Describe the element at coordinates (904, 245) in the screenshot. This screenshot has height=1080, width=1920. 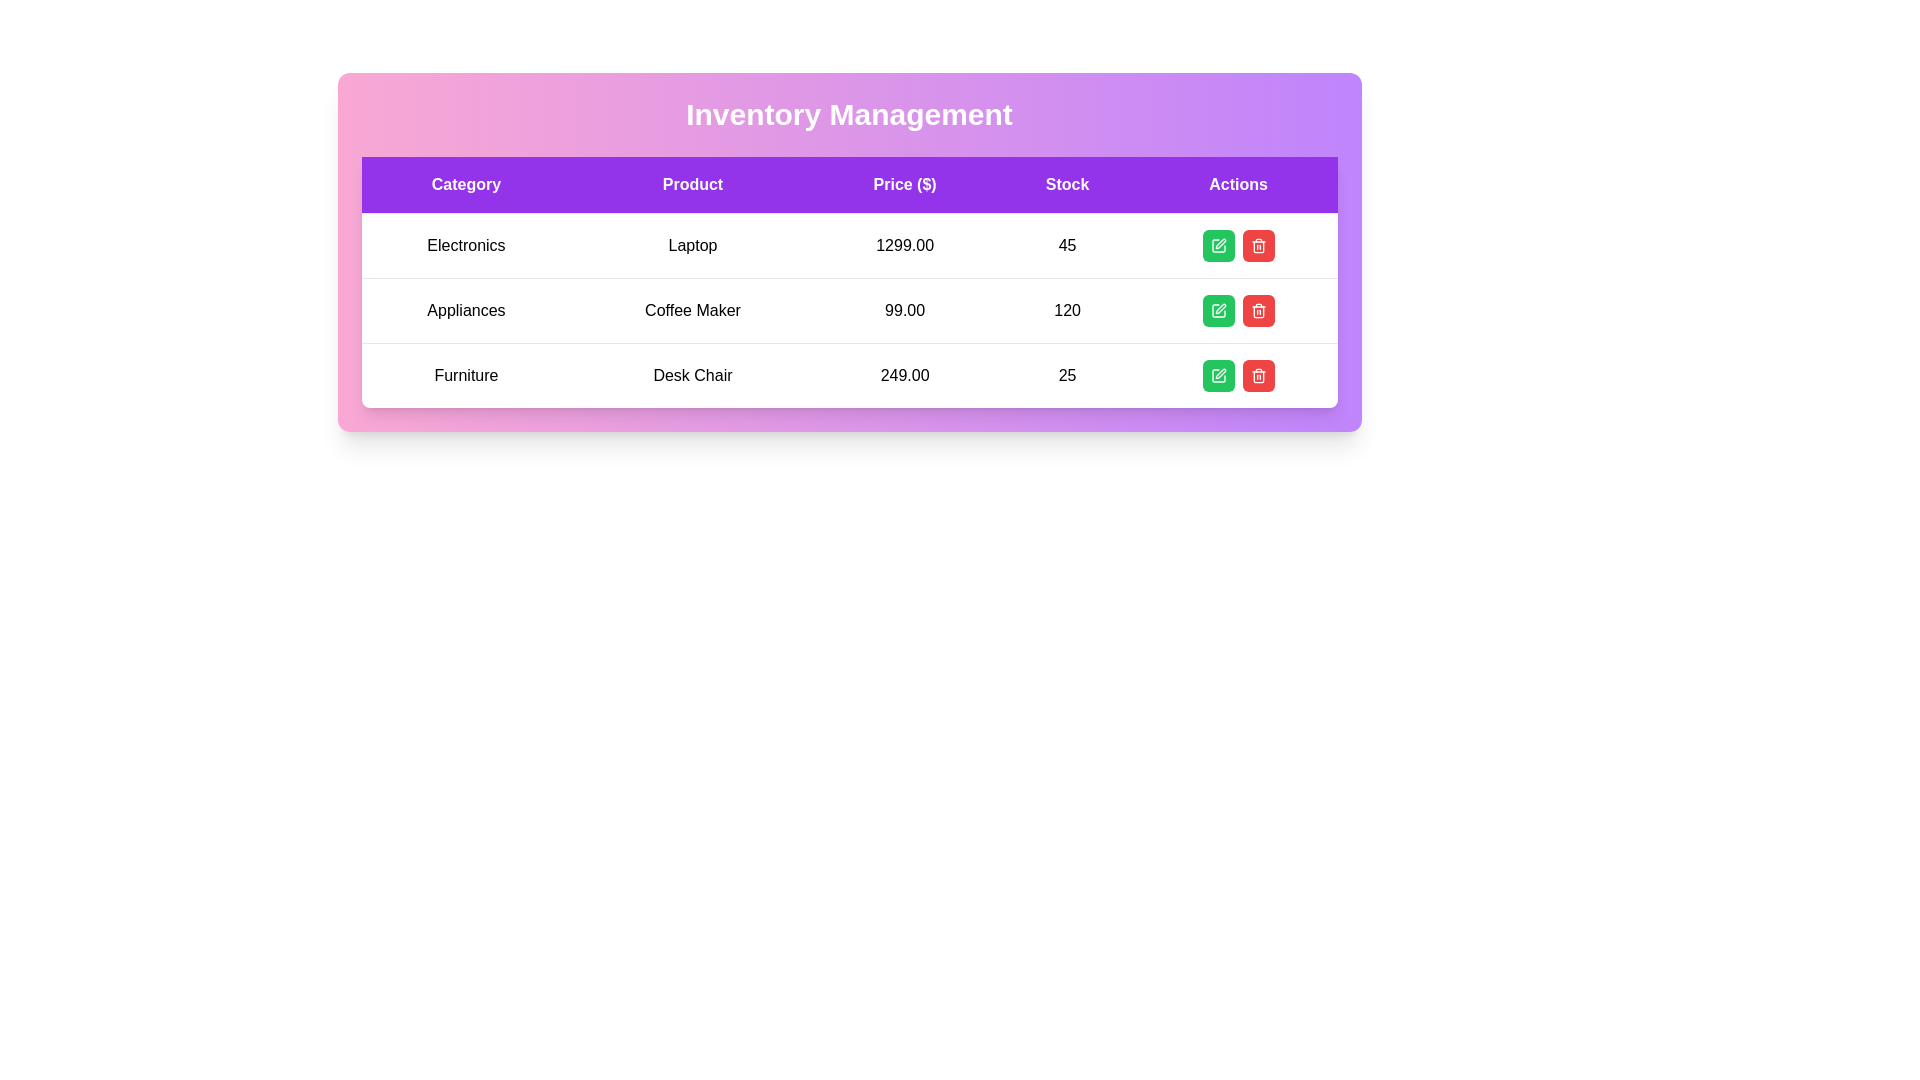
I see `the text entry displaying the value '1299.00' in bold font, located in the 'Price ($)' column of the electronic product table` at that location.